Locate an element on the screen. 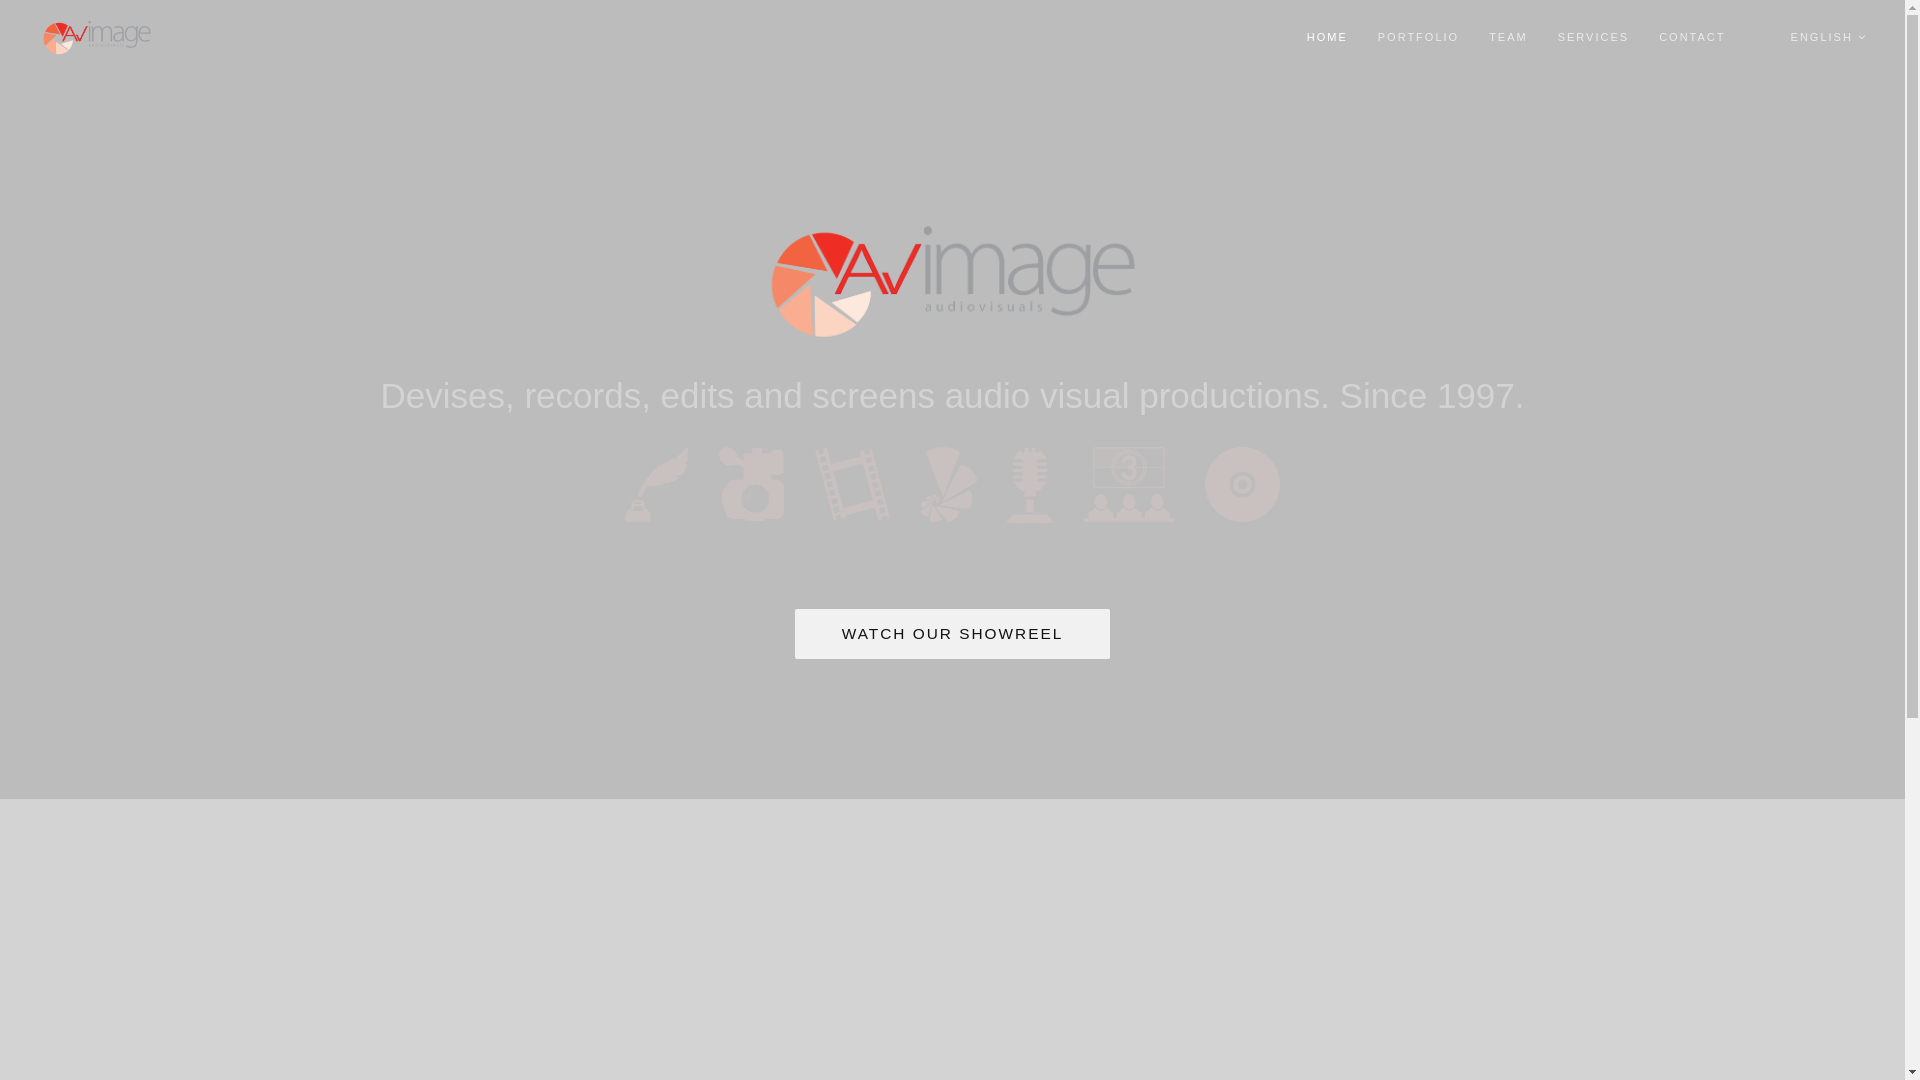 This screenshot has width=1920, height=1080. 'PORTFOLIO' is located at coordinates (1417, 37).